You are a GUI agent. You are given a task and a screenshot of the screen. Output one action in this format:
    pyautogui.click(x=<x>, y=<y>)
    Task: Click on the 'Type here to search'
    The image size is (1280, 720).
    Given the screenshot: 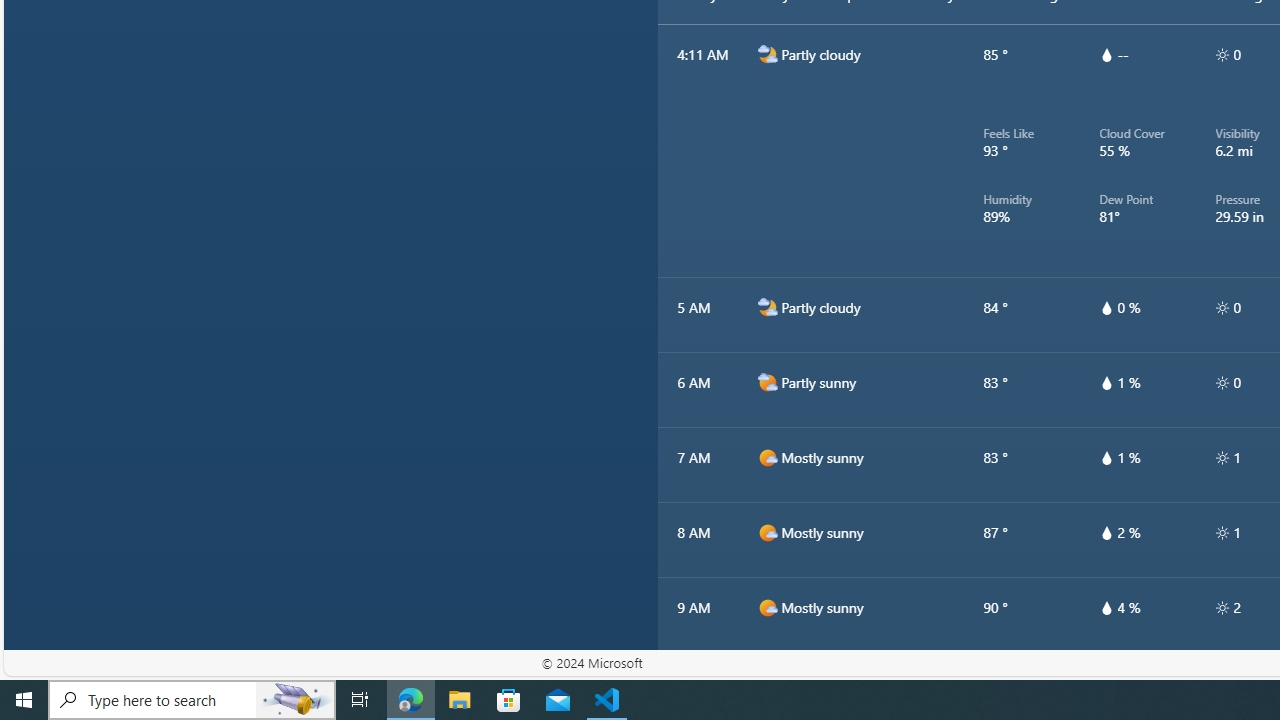 What is the action you would take?
    pyautogui.click(x=192, y=698)
    